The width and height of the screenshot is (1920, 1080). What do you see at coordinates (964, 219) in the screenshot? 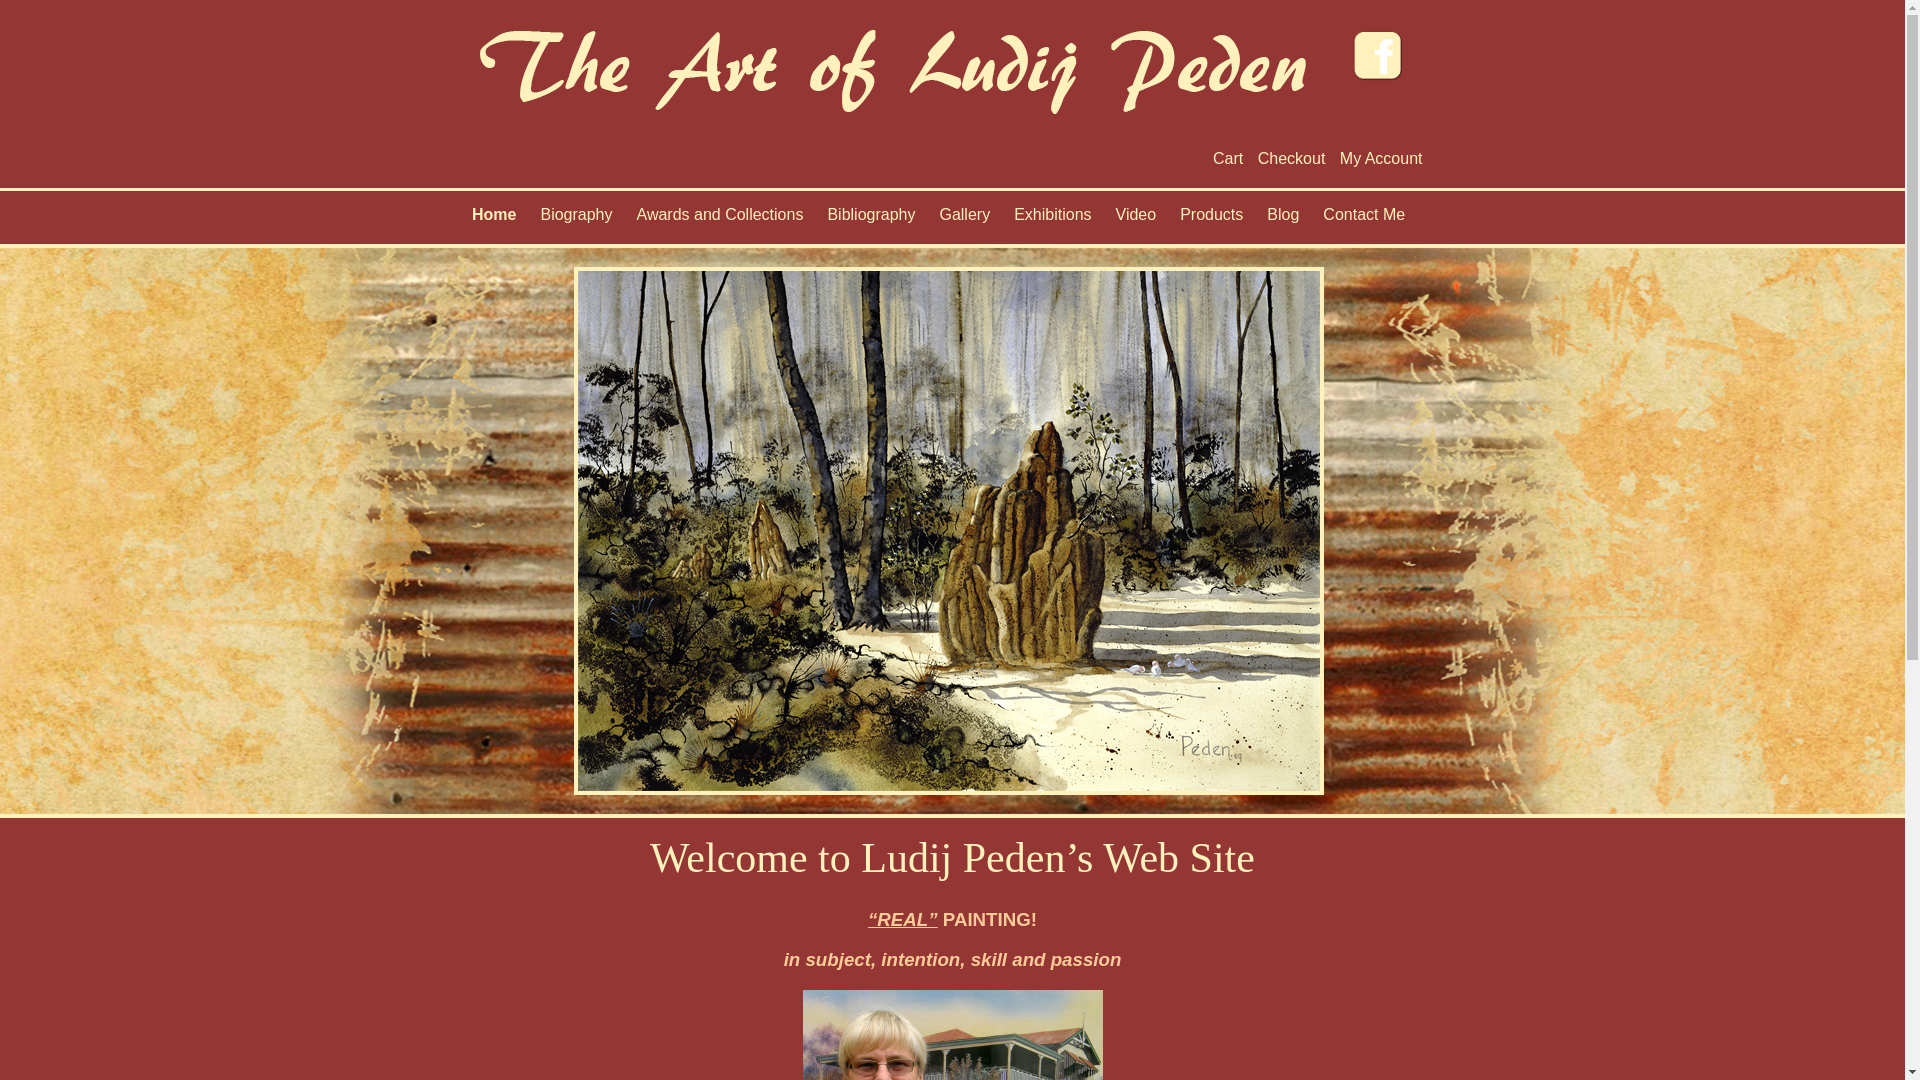
I see `'Gallery'` at bounding box center [964, 219].